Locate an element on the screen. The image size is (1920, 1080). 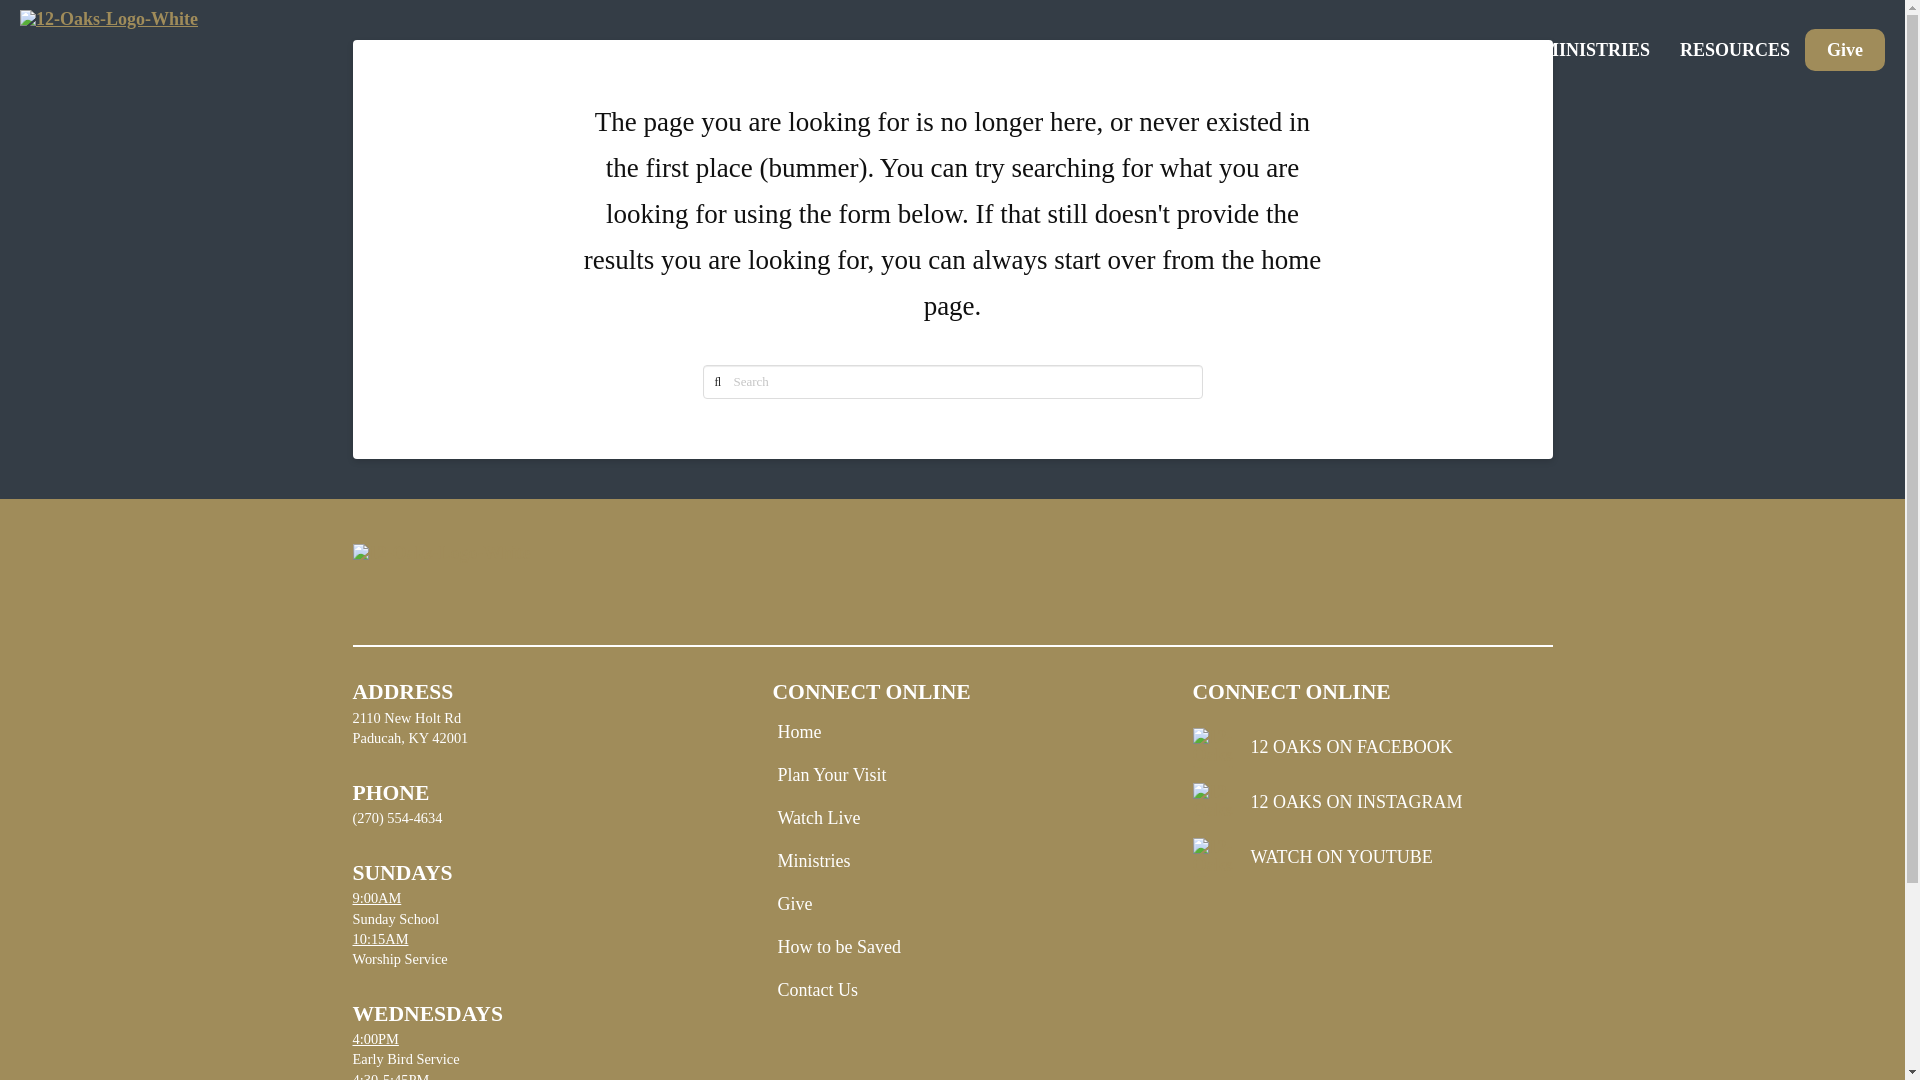
'RESOURCES' is located at coordinates (1733, 49).